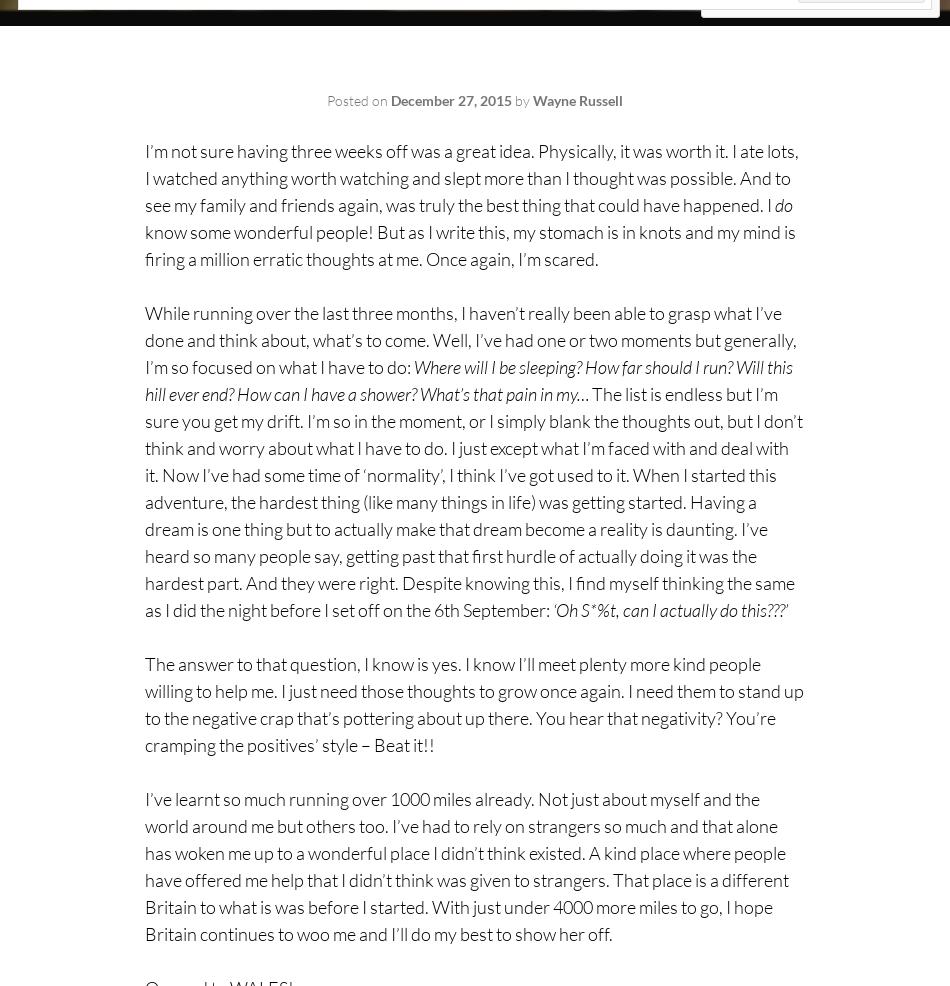 The image size is (950, 986). Describe the element at coordinates (470, 176) in the screenshot. I see `'I’m not sure having three weeks off was a great idea. Physically, it was worth it. I ate lots, I watched anything worth watching and slept more than I thought was possible. And to see my family and friends again, was truly the best thing that could have happened. I'` at that location.